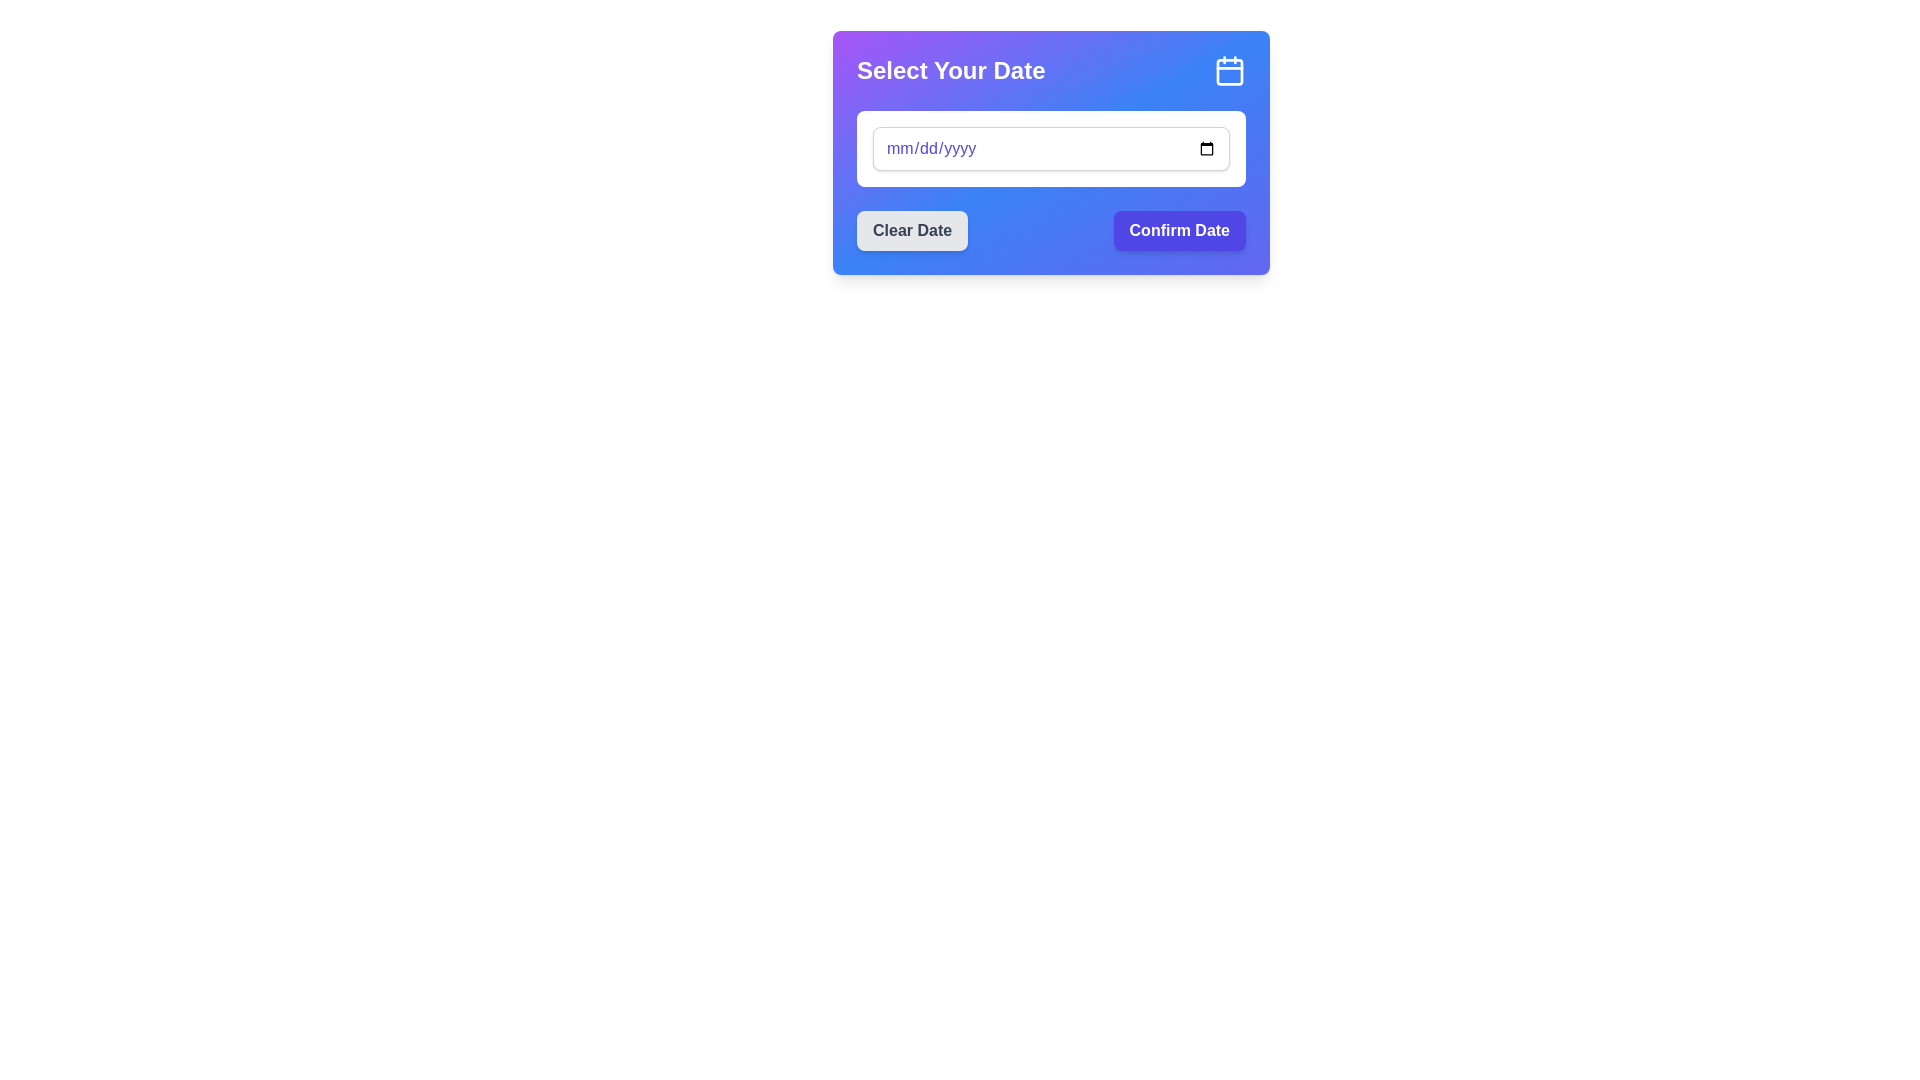  What do you see at coordinates (911, 230) in the screenshot?
I see `the 'Clear Date' button, which has a light gray background and dark gray bold text, to change its background color` at bounding box center [911, 230].